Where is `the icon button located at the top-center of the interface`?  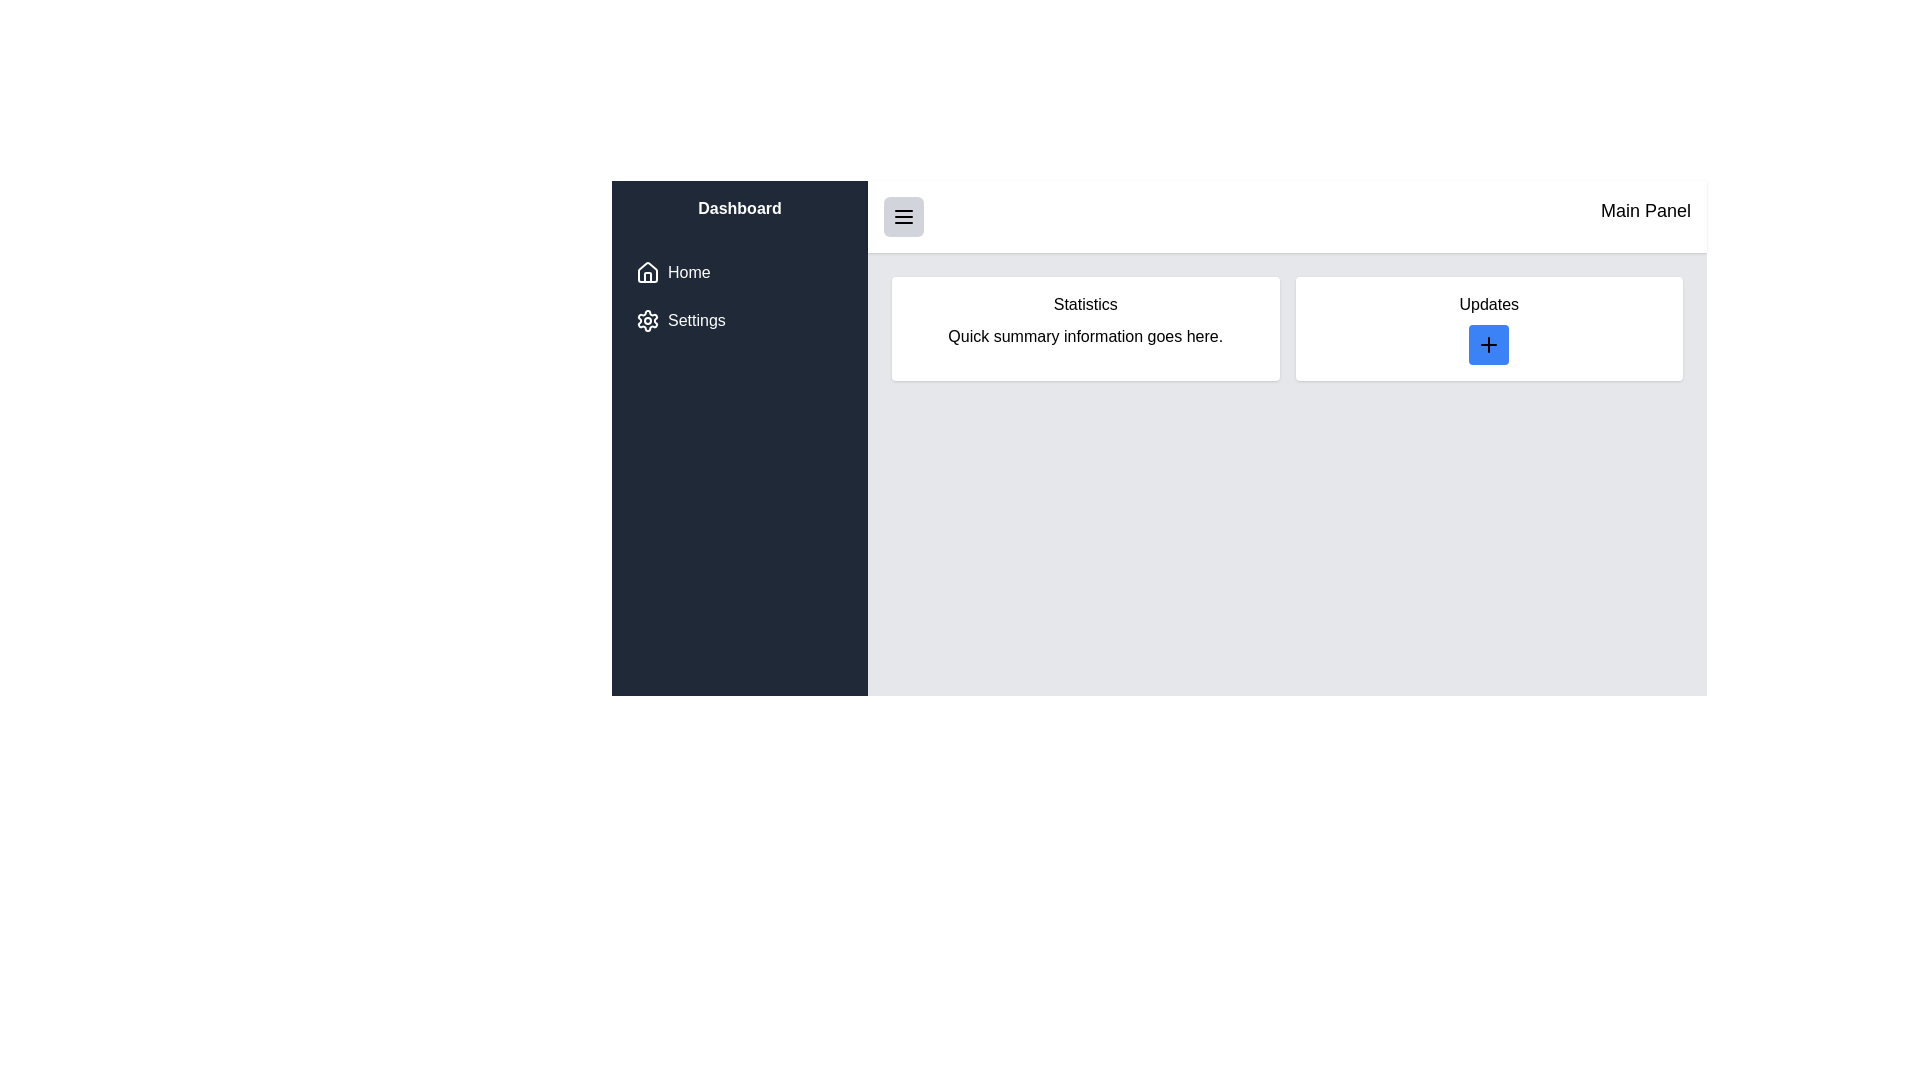
the icon button located at the top-center of the interface is located at coordinates (902, 216).